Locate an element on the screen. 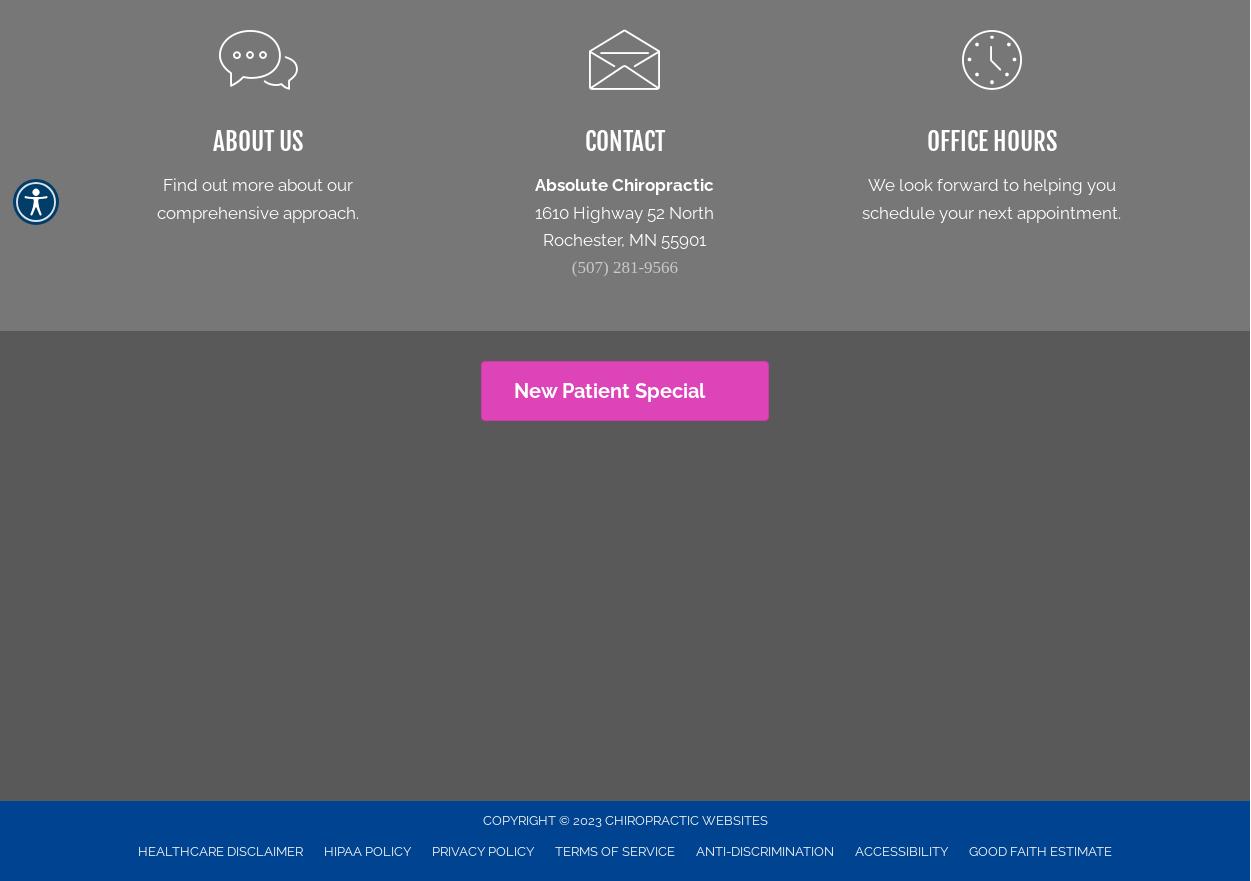 The image size is (1251, 881). 'schedule your next appointment.' is located at coordinates (991, 210).